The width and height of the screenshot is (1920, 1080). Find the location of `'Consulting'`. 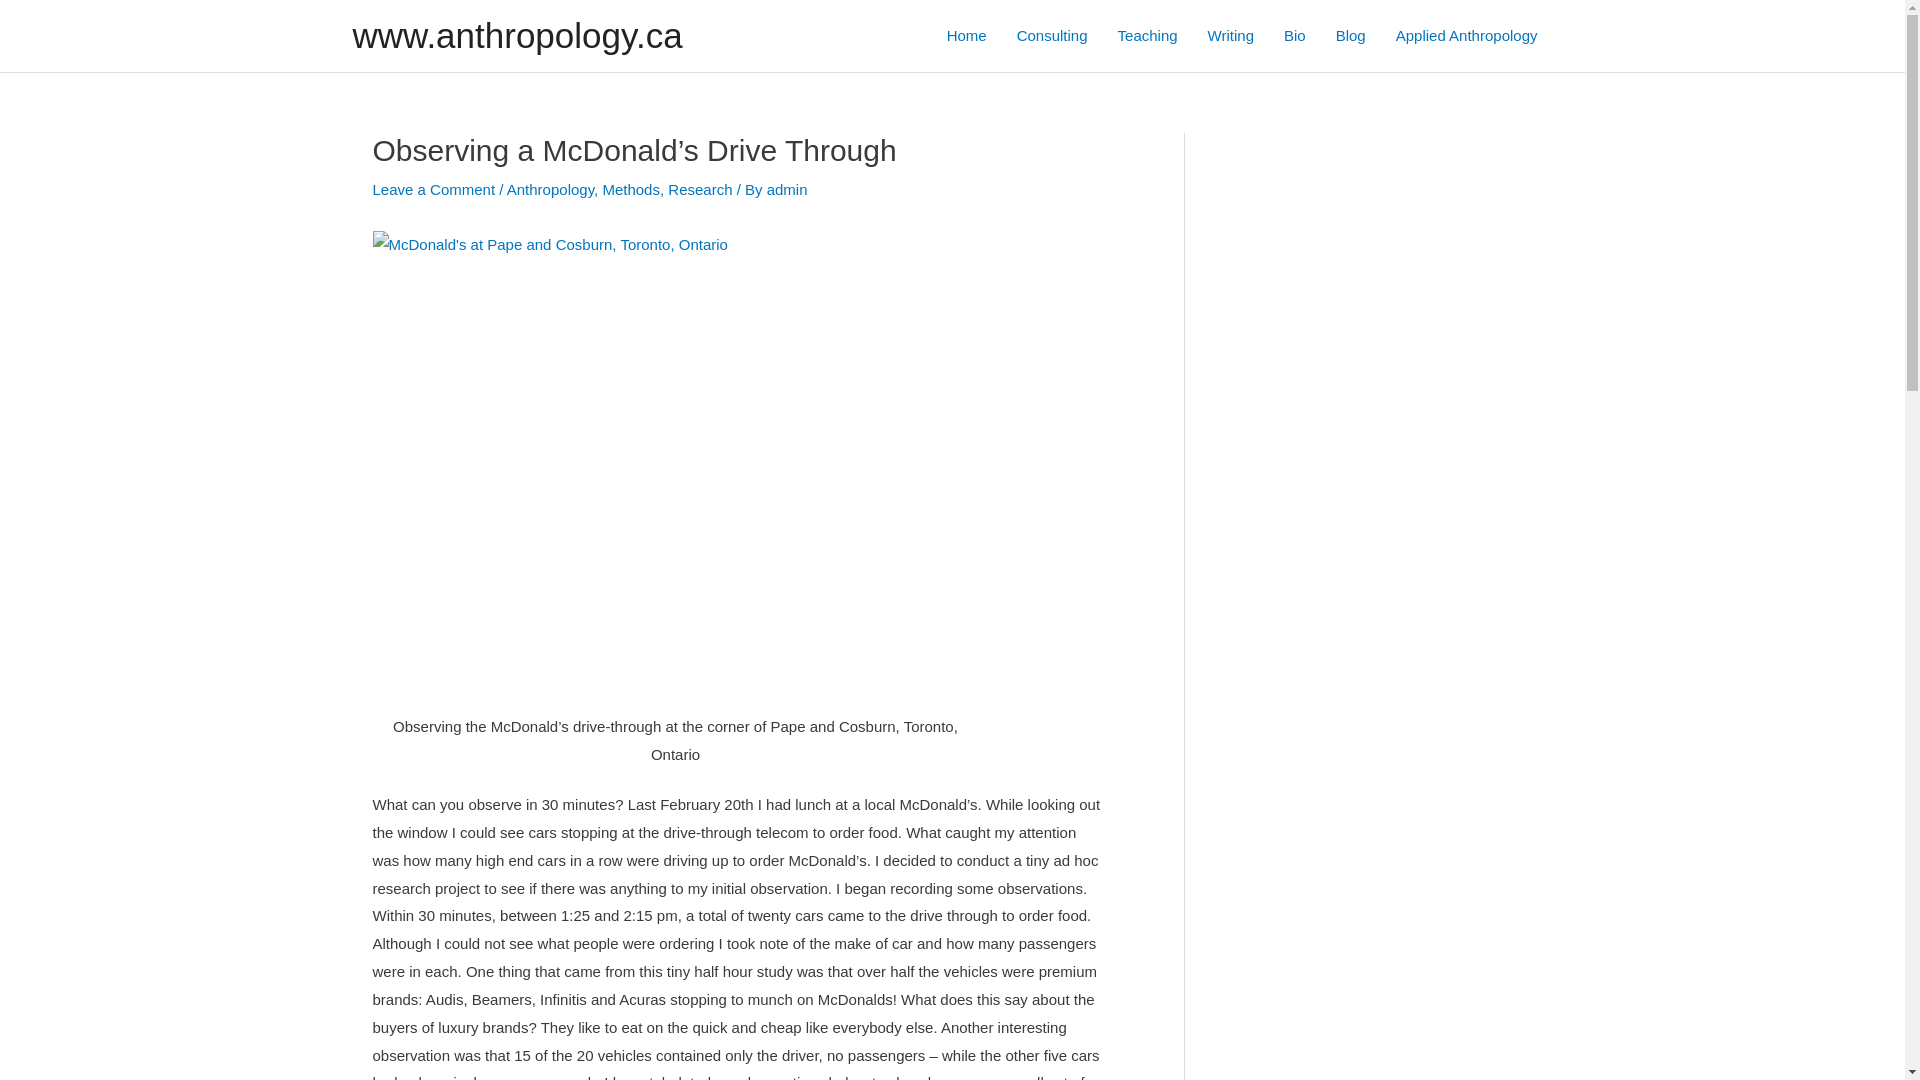

'Consulting' is located at coordinates (1051, 35).